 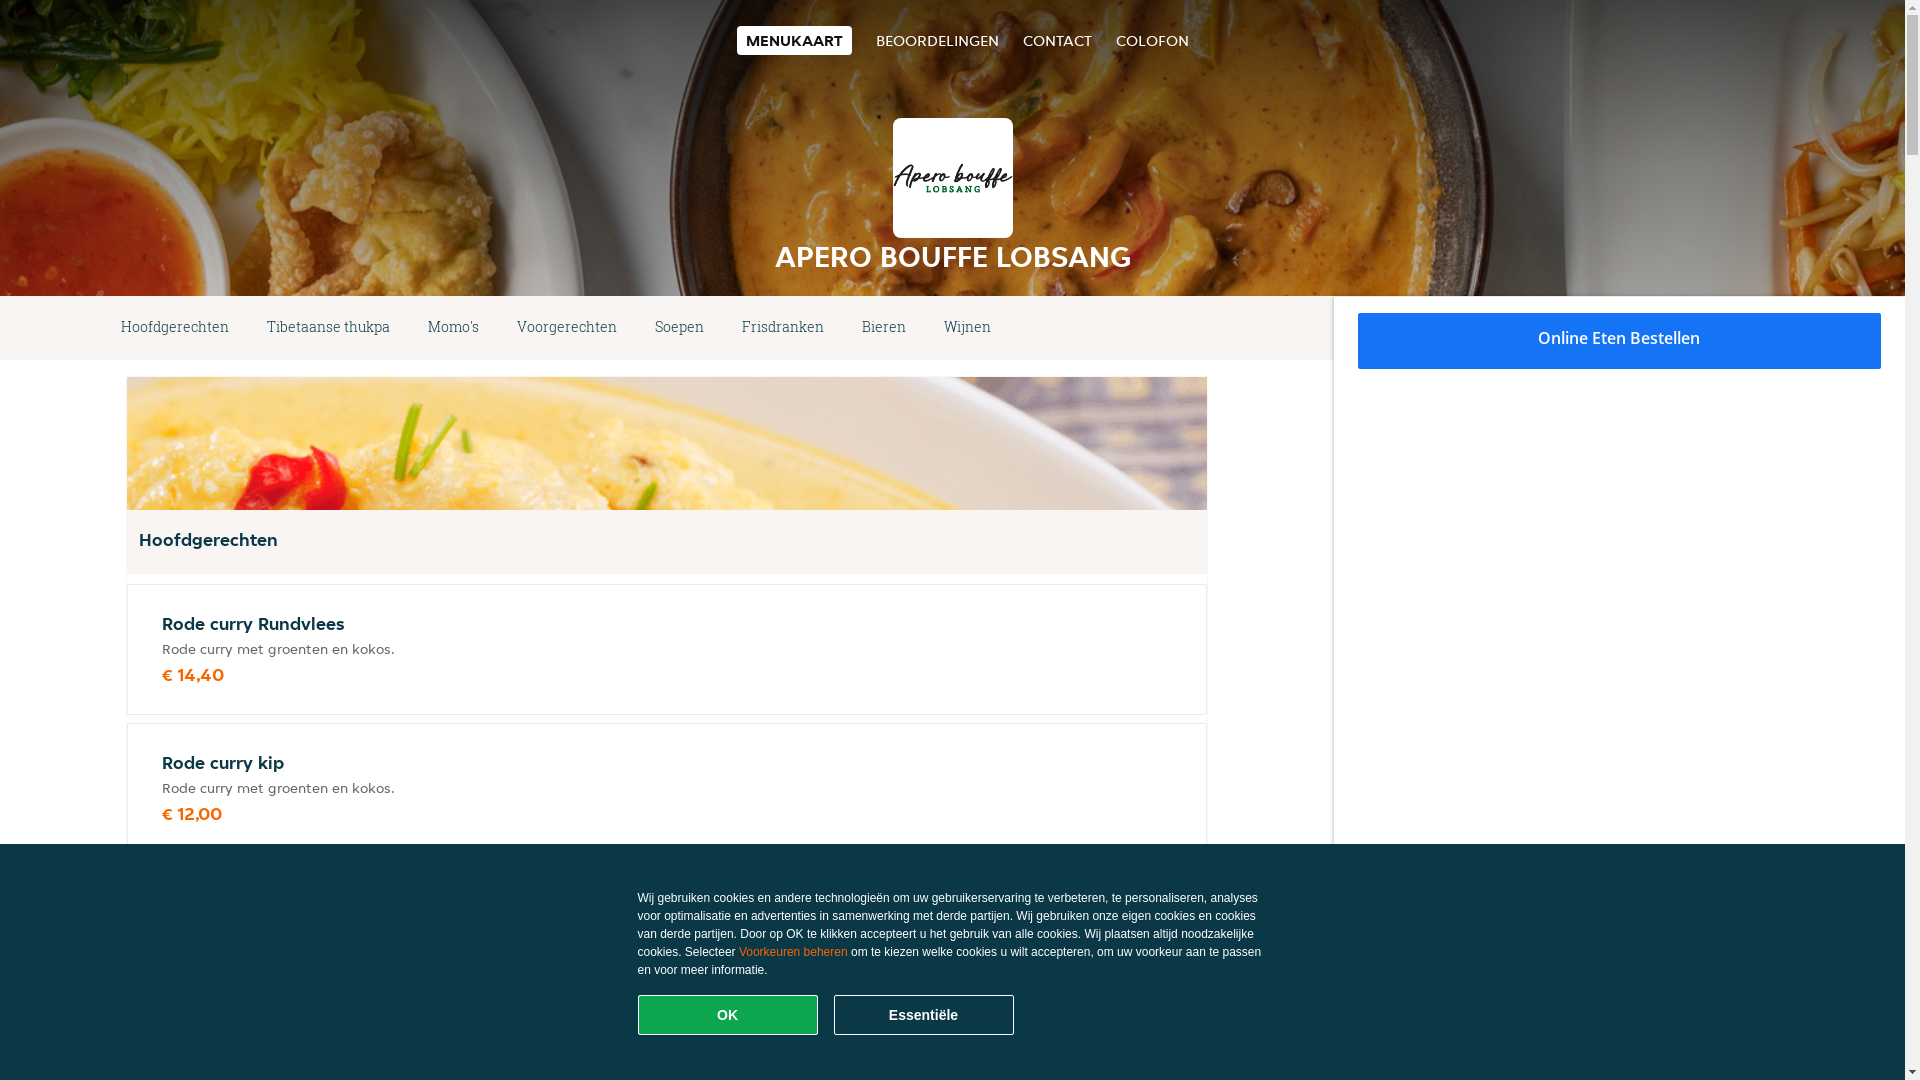 I want to click on 'BEOORDELINGEN', so click(x=936, y=40).